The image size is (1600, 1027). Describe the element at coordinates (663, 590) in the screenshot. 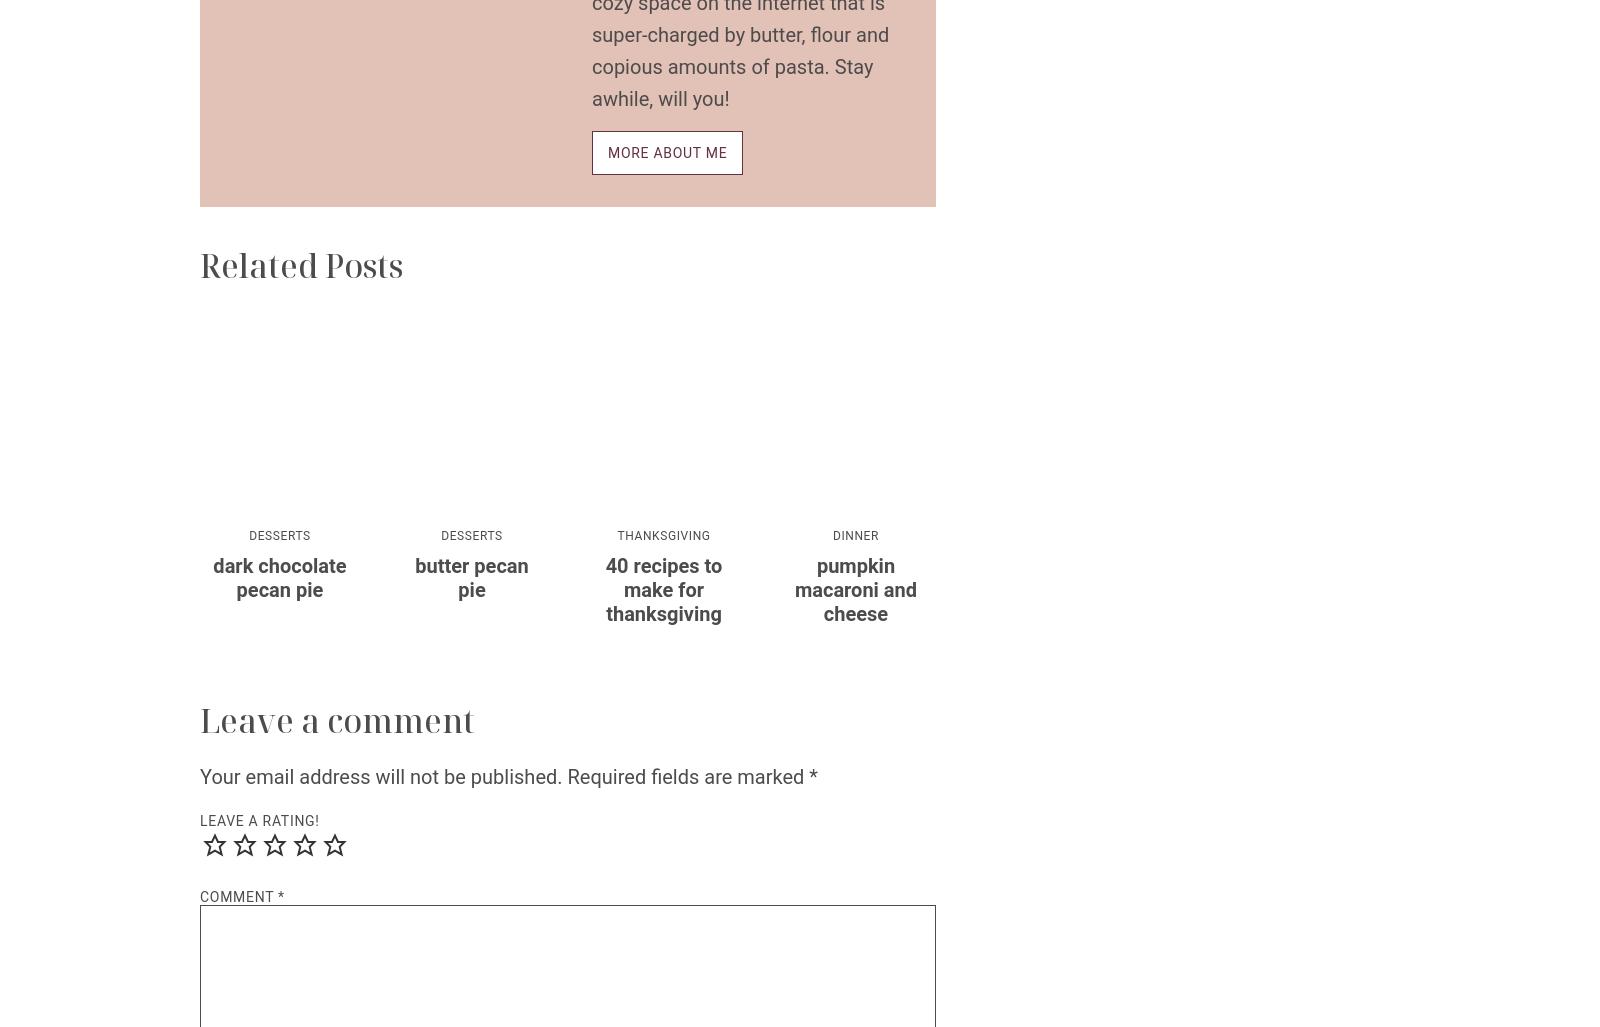

I see `'40 Recipes to Make for Thanksgiving'` at that location.